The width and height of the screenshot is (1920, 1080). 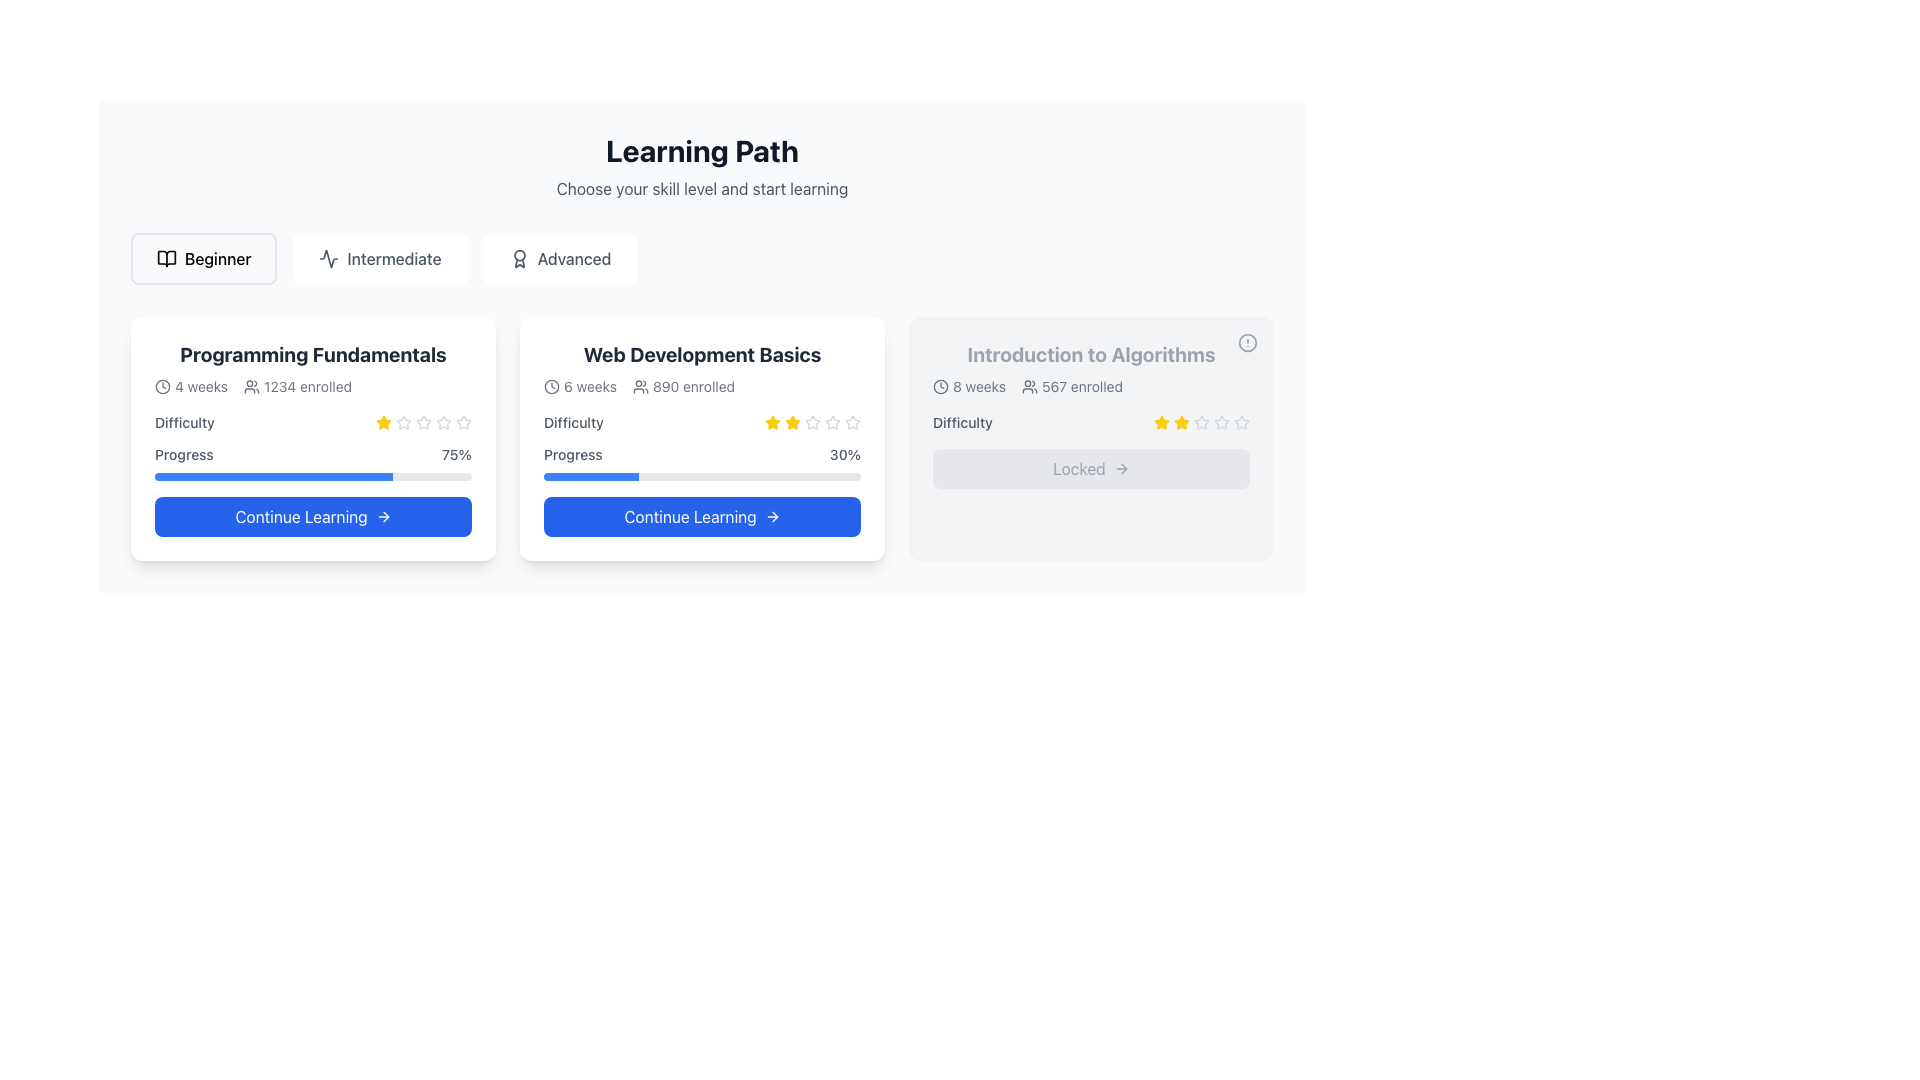 I want to click on the navigation icon located on the right edge of the 'Continue Learning' button in the 'Web Development Basics' section to advance to the next page or step, so click(x=771, y=515).